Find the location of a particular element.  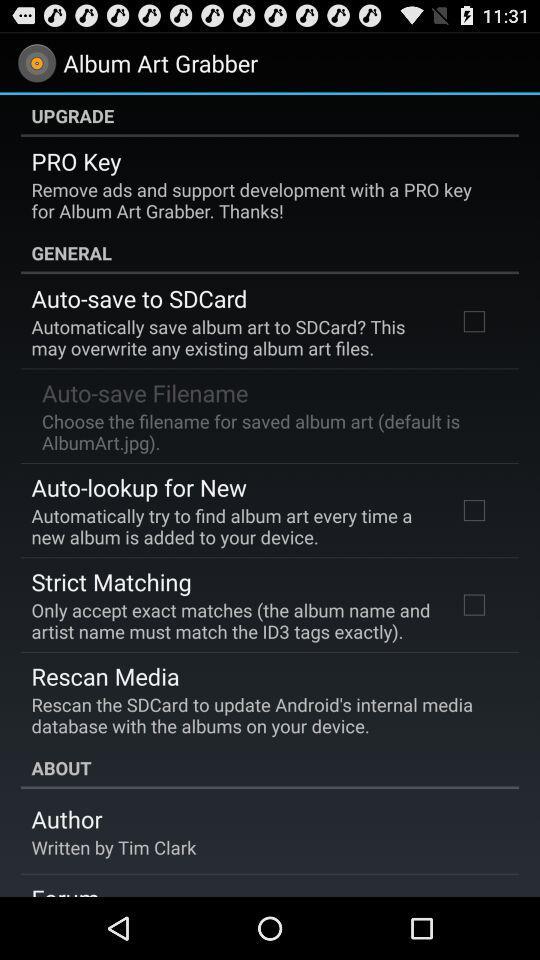

only accept exact item is located at coordinates (230, 619).